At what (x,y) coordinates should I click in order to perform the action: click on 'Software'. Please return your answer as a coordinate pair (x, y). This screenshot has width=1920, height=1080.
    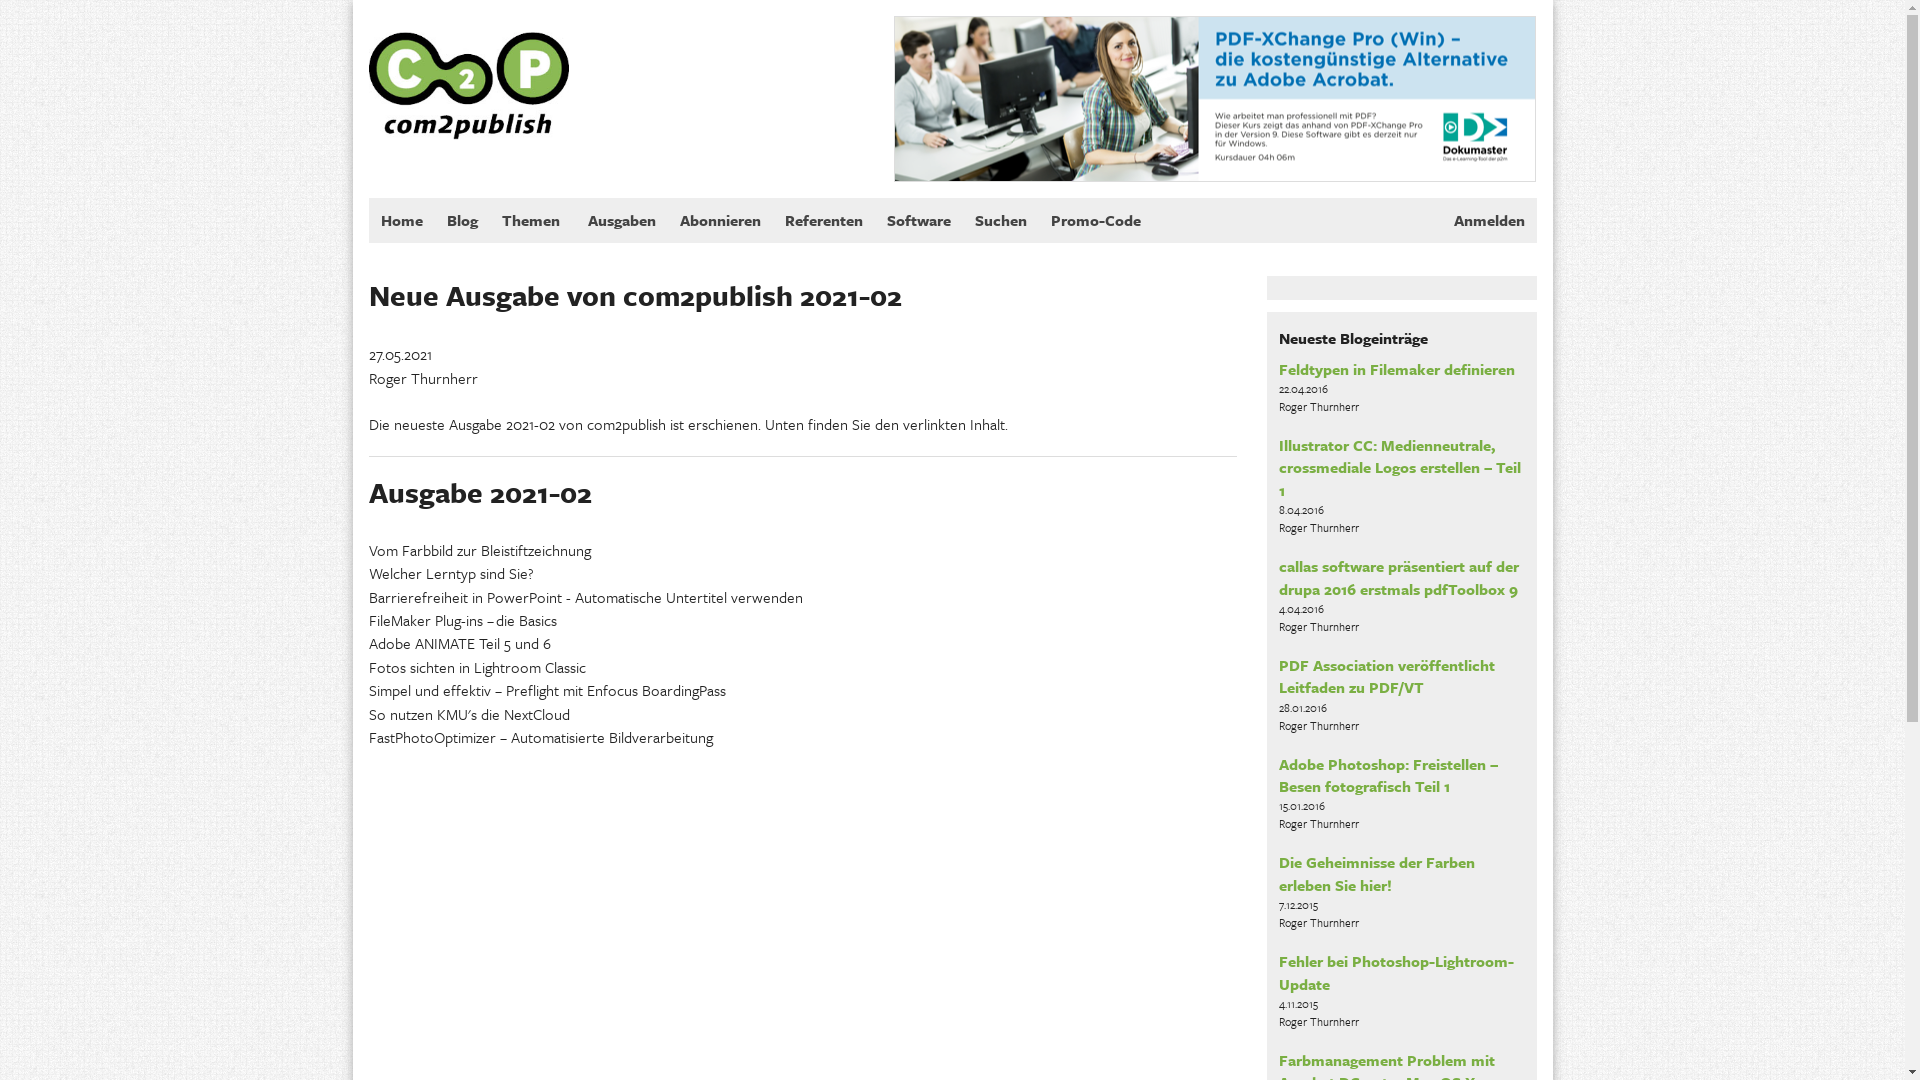
    Looking at the image, I should click on (916, 220).